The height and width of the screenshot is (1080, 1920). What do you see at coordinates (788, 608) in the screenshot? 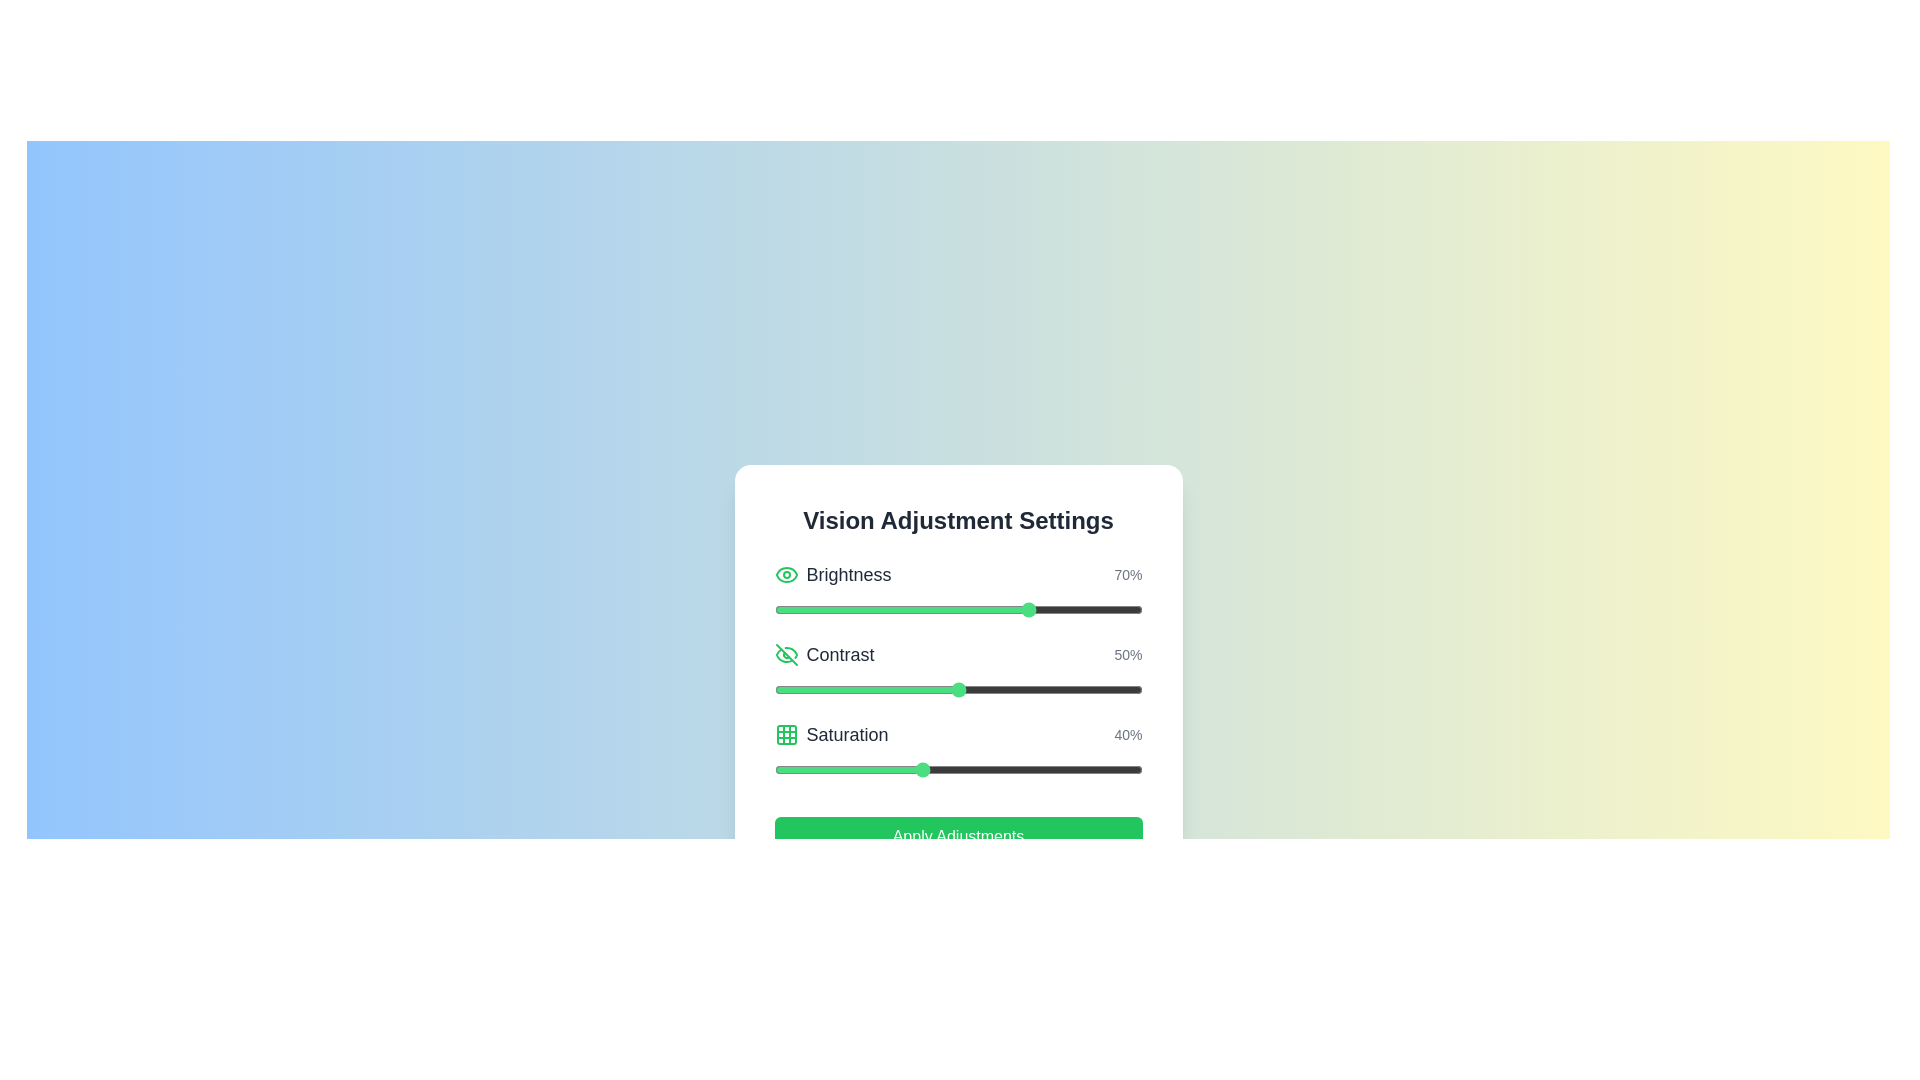
I see `the brightness slider to set the brightness to 4%` at bounding box center [788, 608].